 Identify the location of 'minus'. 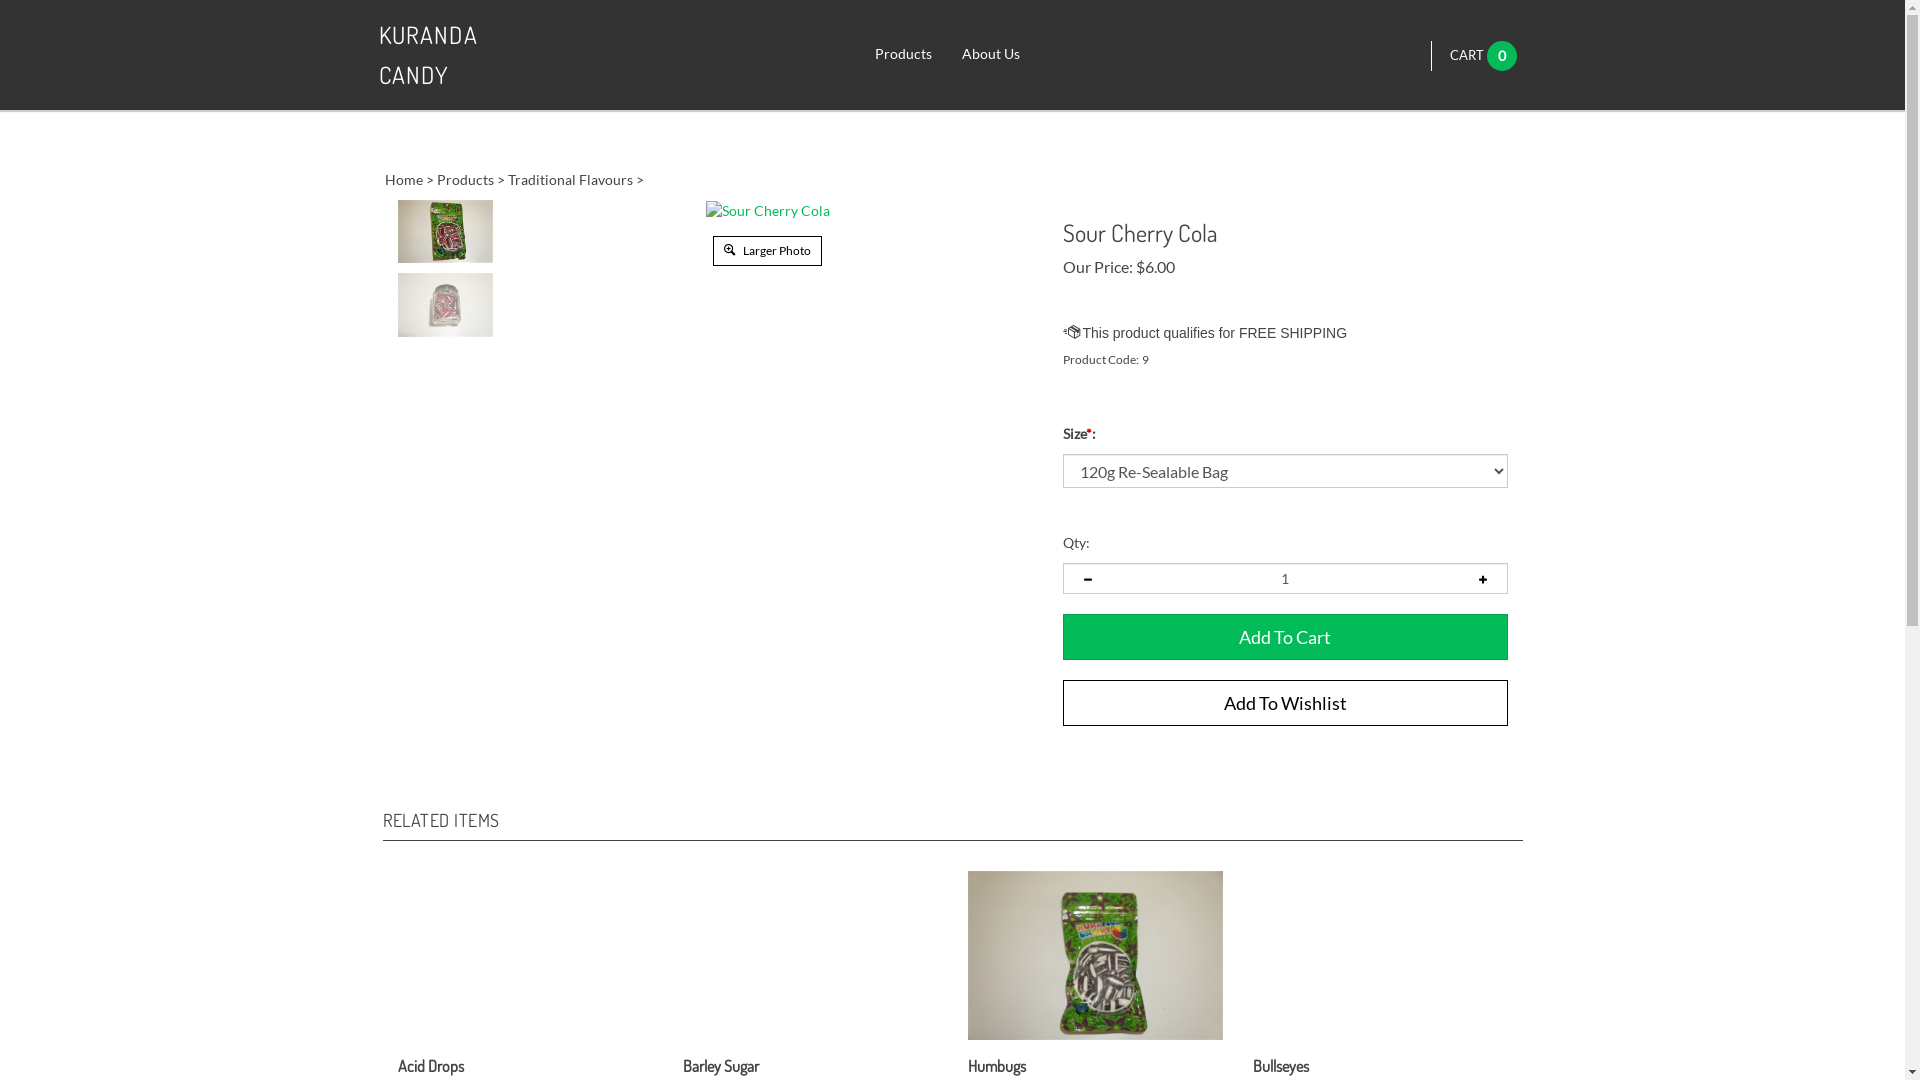
(1085, 578).